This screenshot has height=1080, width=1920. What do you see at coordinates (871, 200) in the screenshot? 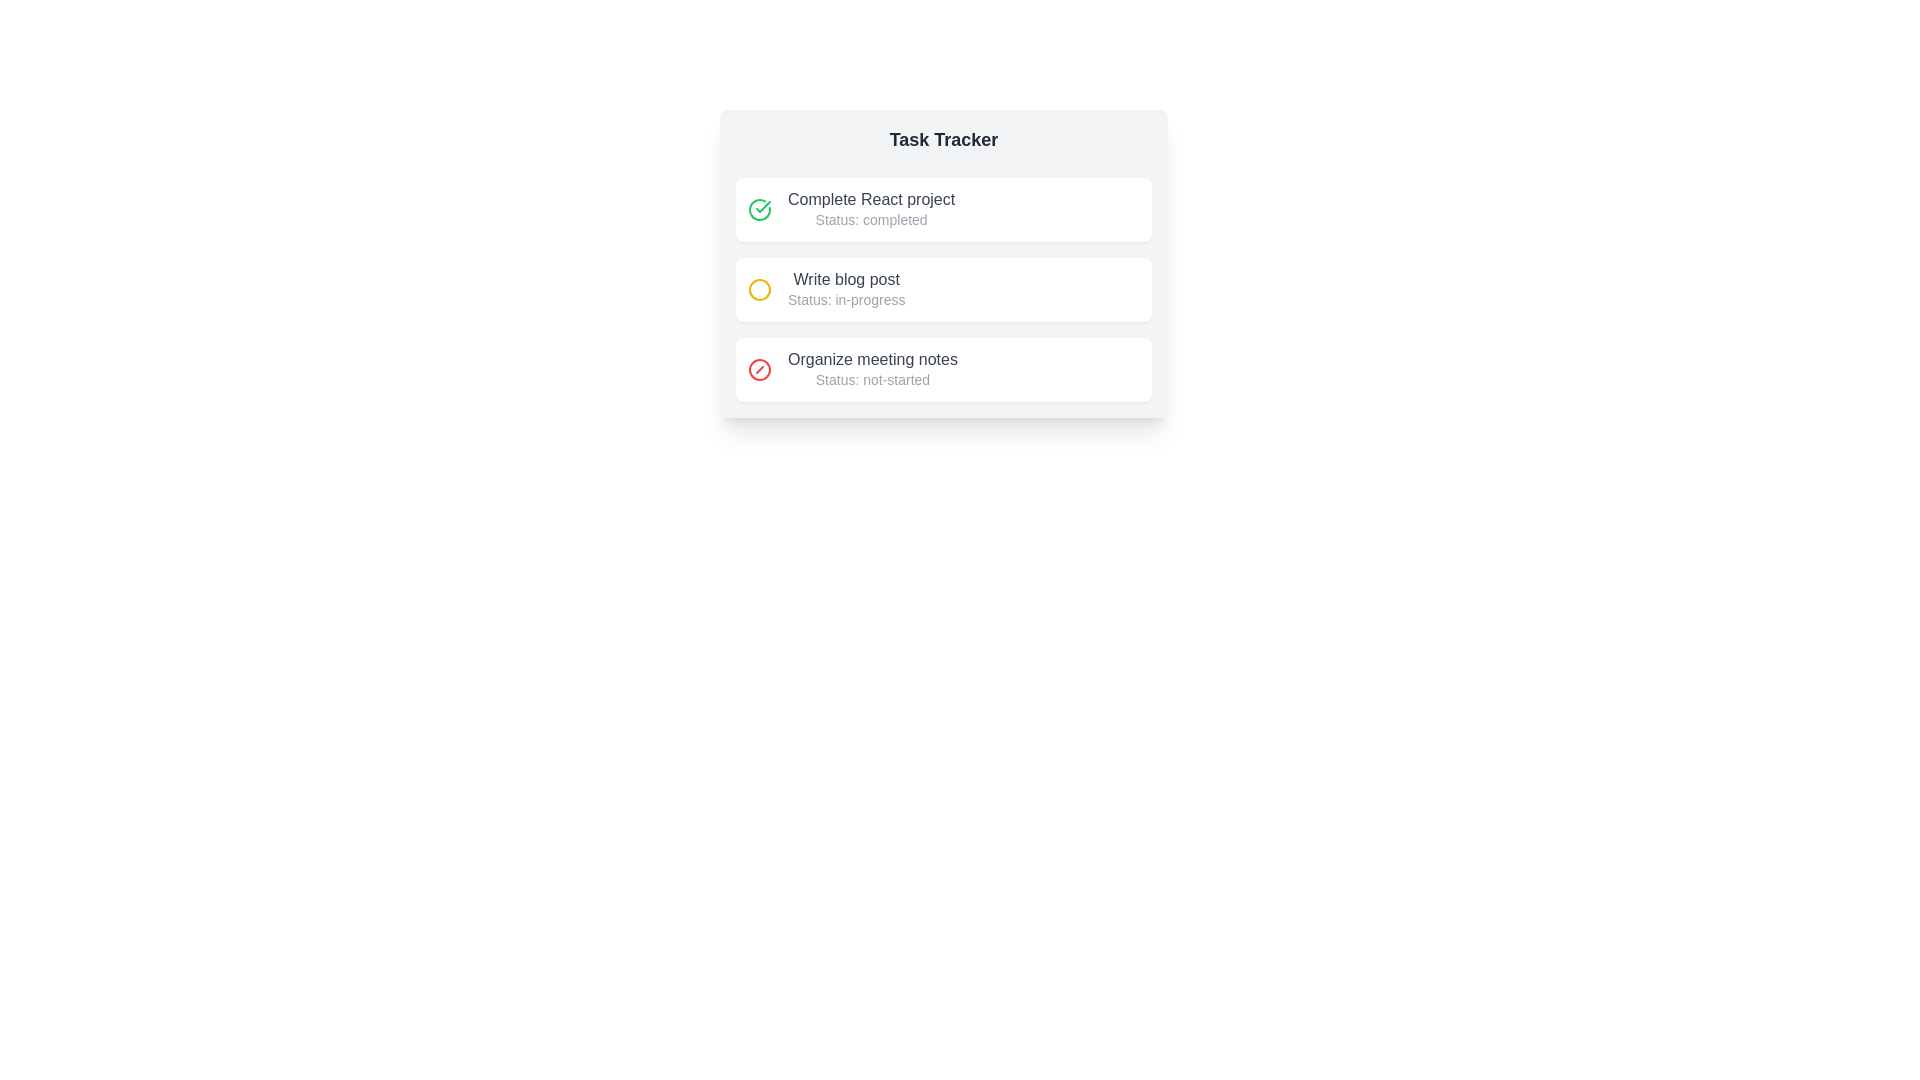
I see `the text label that serves as the title or main descriptor of the first task item, located in the upper portion of the task list interface, adjacent to a green circular checkmark icon` at bounding box center [871, 200].